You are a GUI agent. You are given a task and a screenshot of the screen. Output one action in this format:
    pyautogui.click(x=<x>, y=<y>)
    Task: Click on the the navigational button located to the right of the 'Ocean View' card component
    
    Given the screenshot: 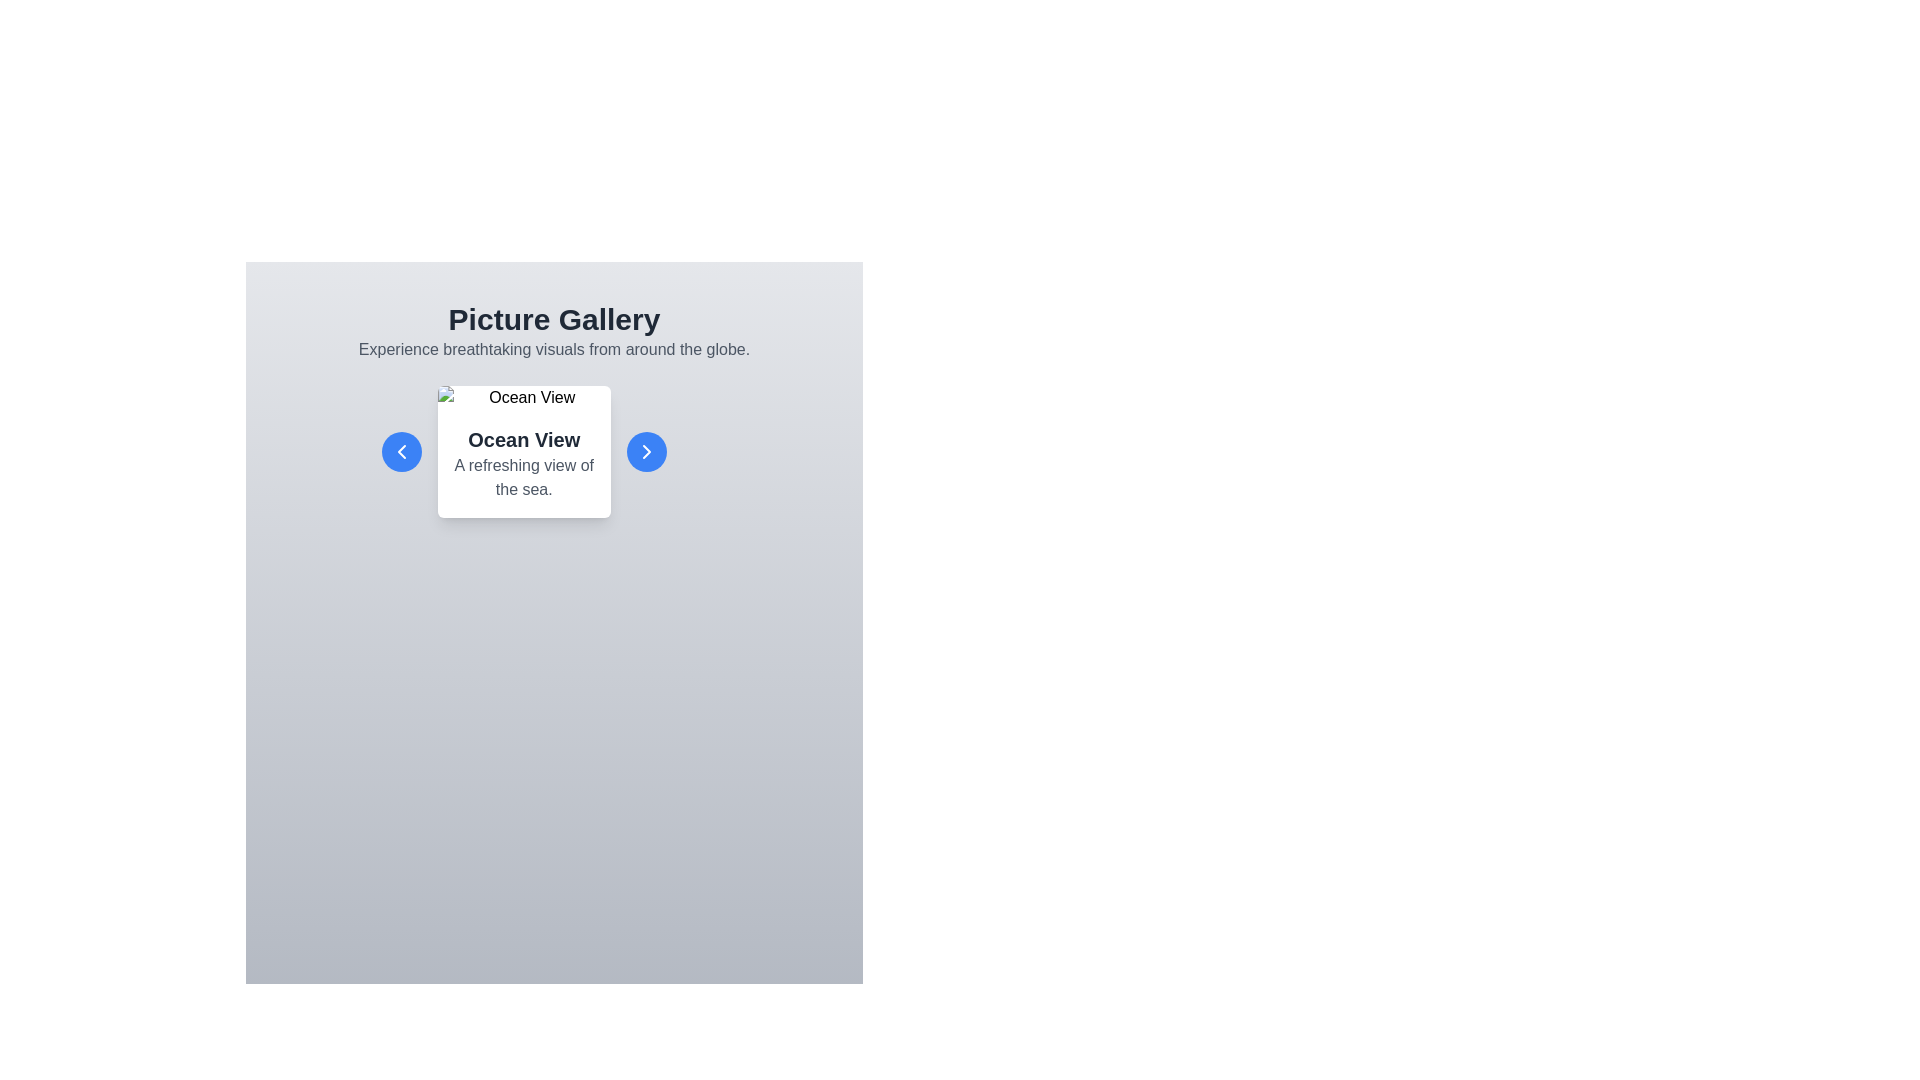 What is the action you would take?
    pyautogui.click(x=646, y=451)
    